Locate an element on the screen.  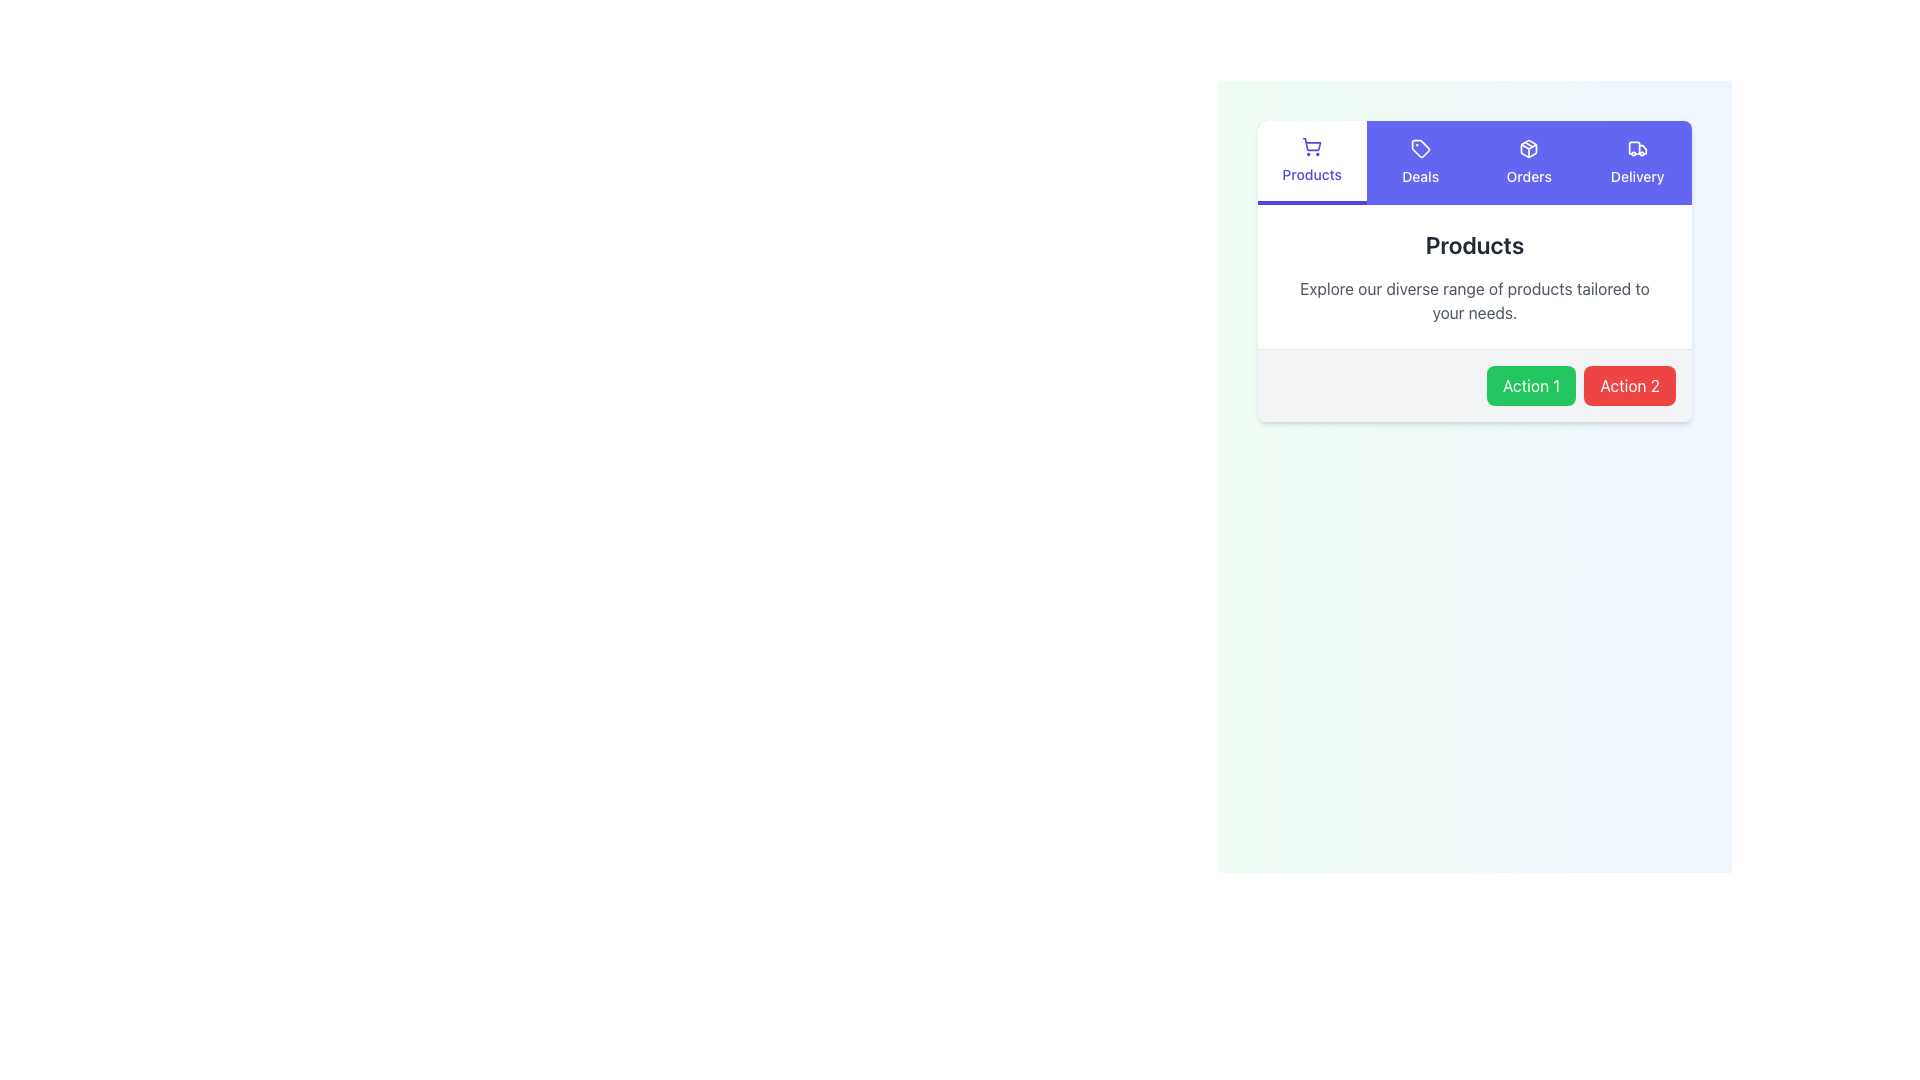
the 'Orders' text label in the navigation bar is located at coordinates (1528, 176).